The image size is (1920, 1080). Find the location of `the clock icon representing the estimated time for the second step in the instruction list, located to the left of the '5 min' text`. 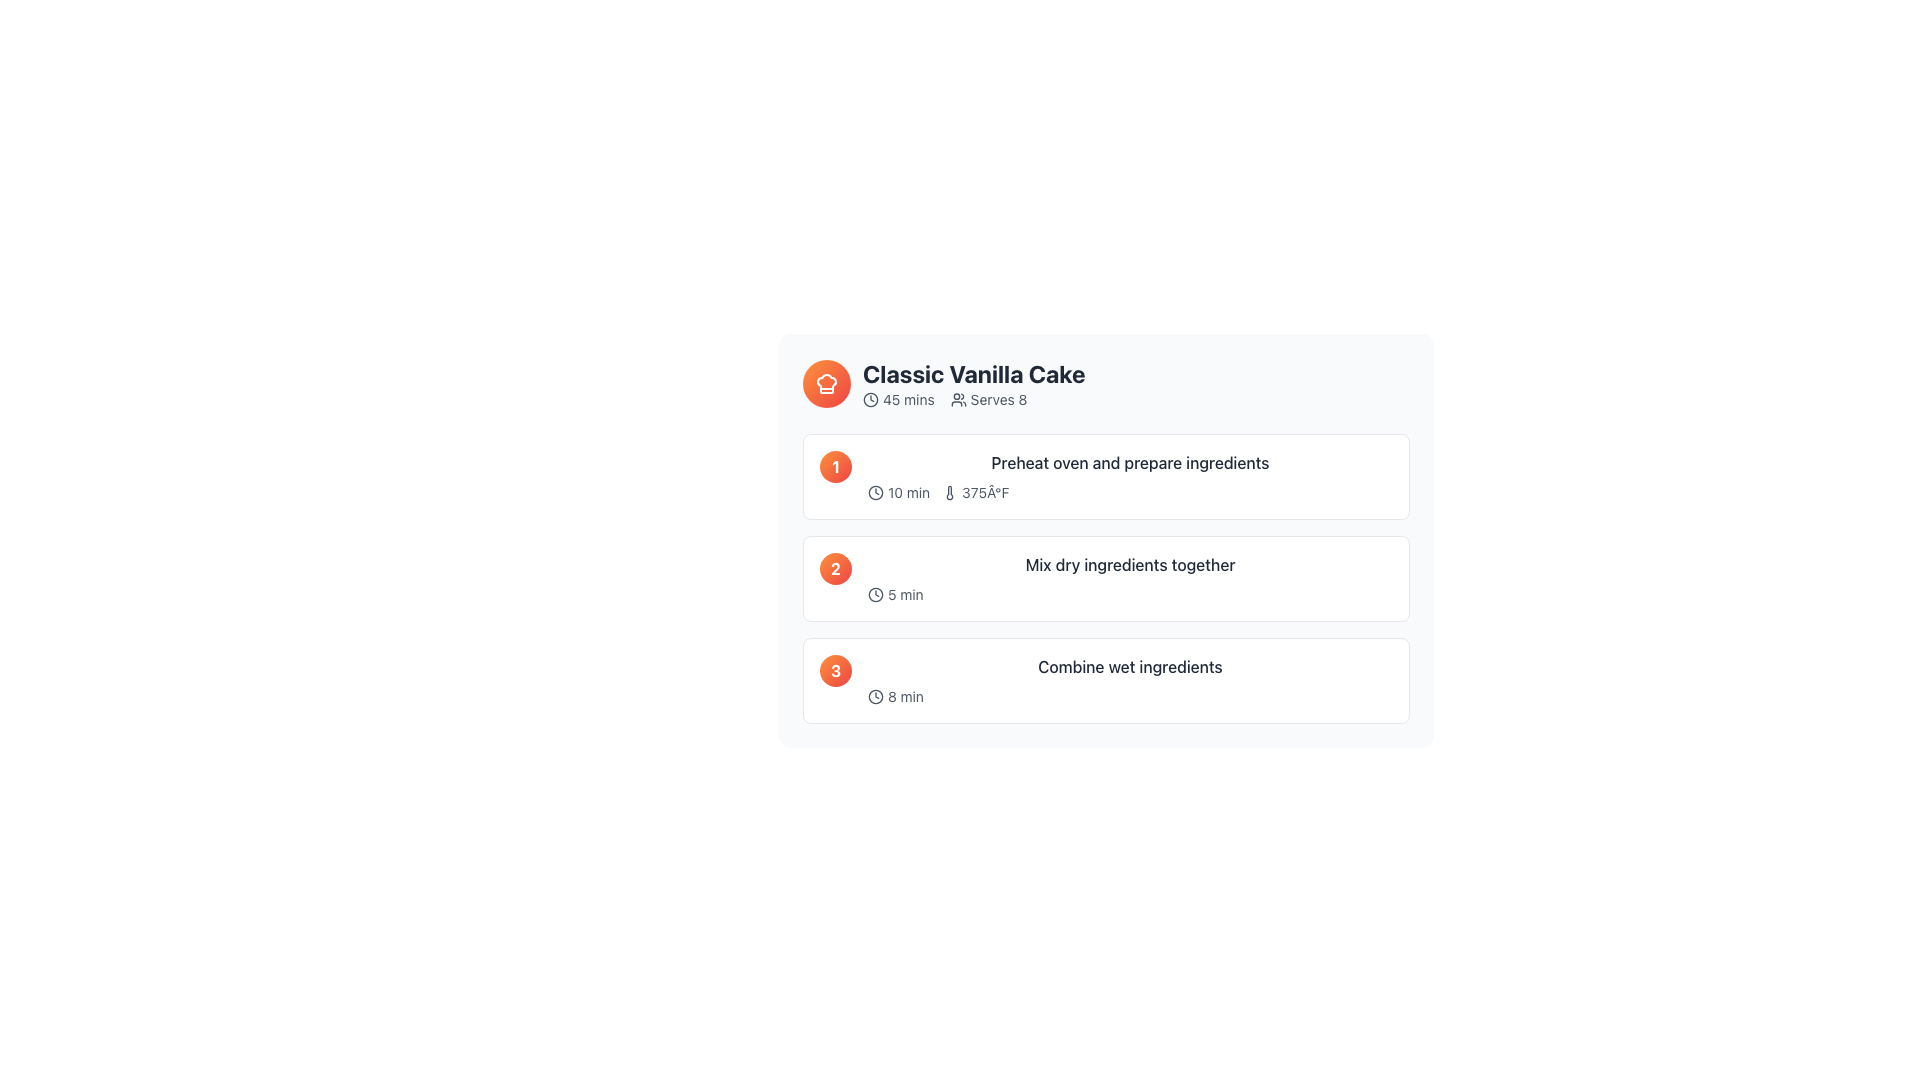

the clock icon representing the estimated time for the second step in the instruction list, located to the left of the '5 min' text is located at coordinates (875, 593).